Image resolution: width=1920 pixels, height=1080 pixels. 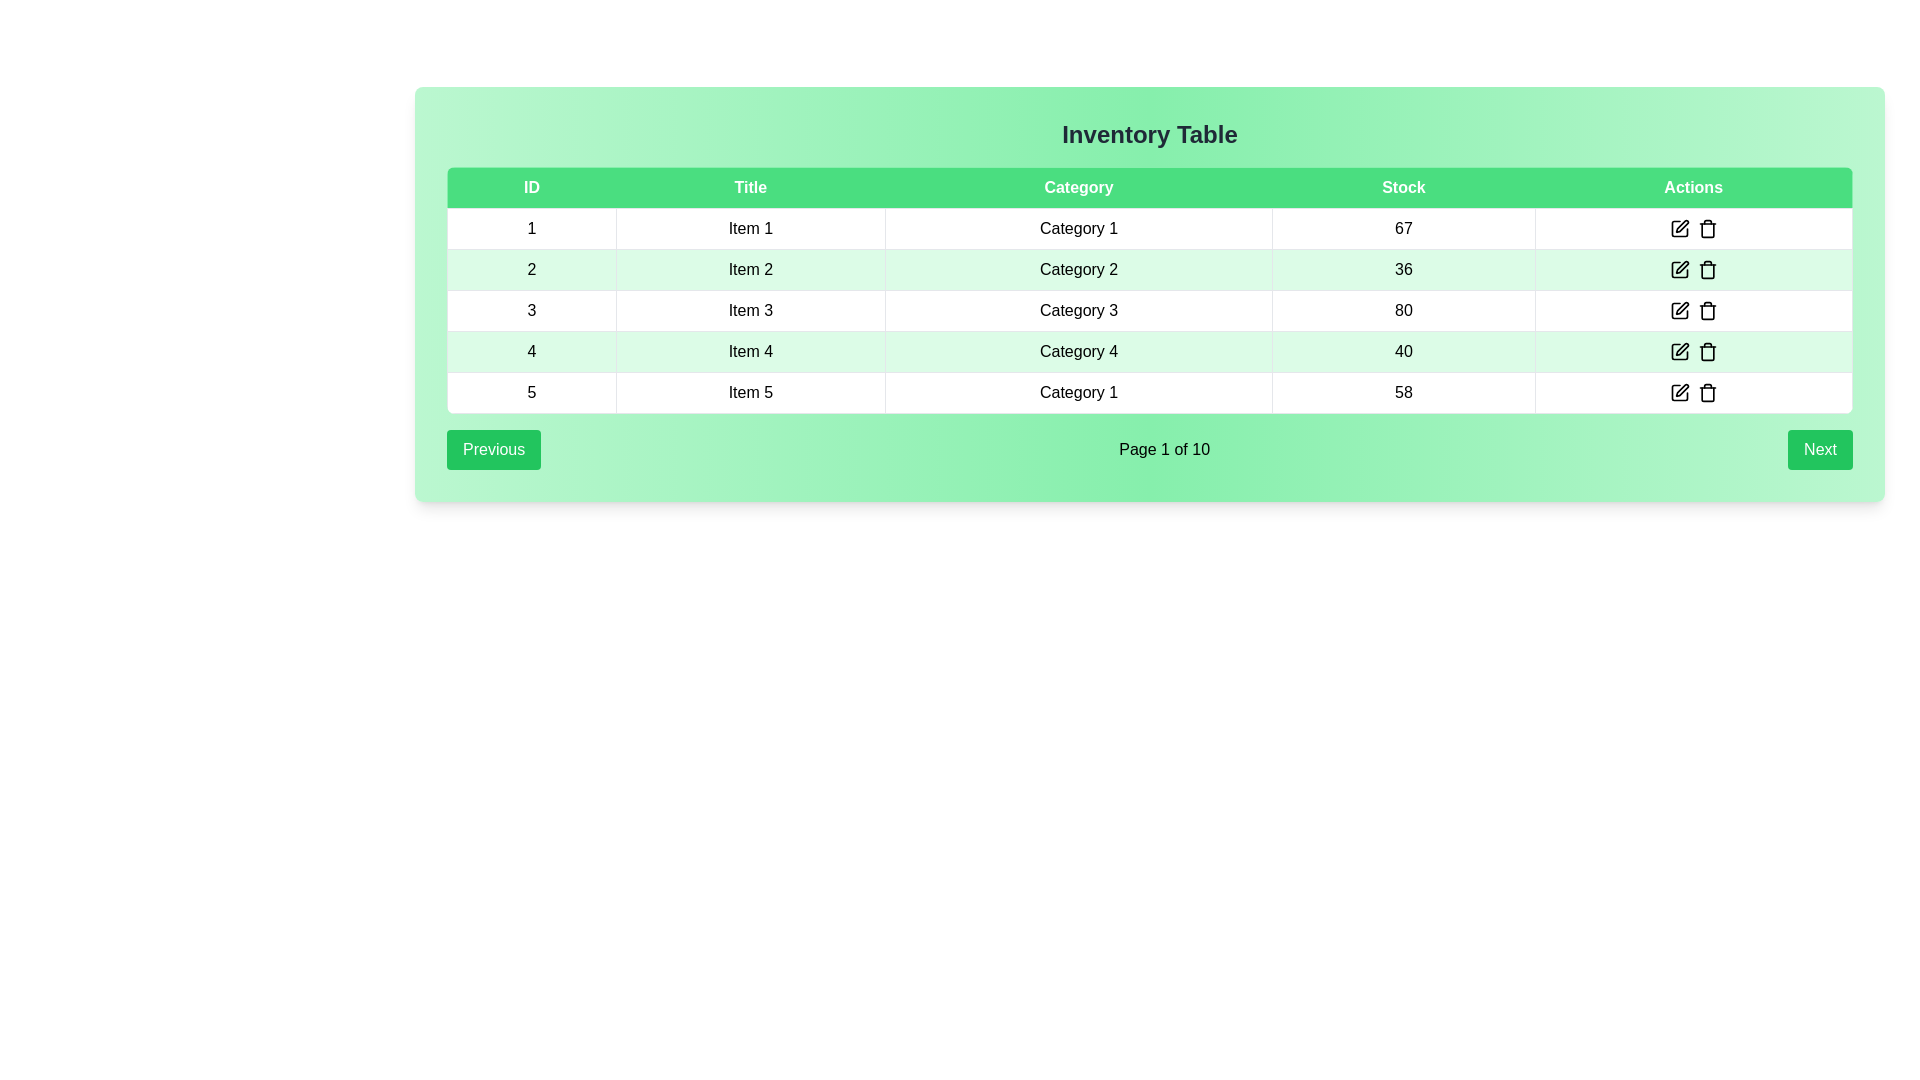 I want to click on the stylized pen icon button in the 'Actions' column of the fourth row in the Inventory Table to initiate editing, so click(x=1681, y=348).